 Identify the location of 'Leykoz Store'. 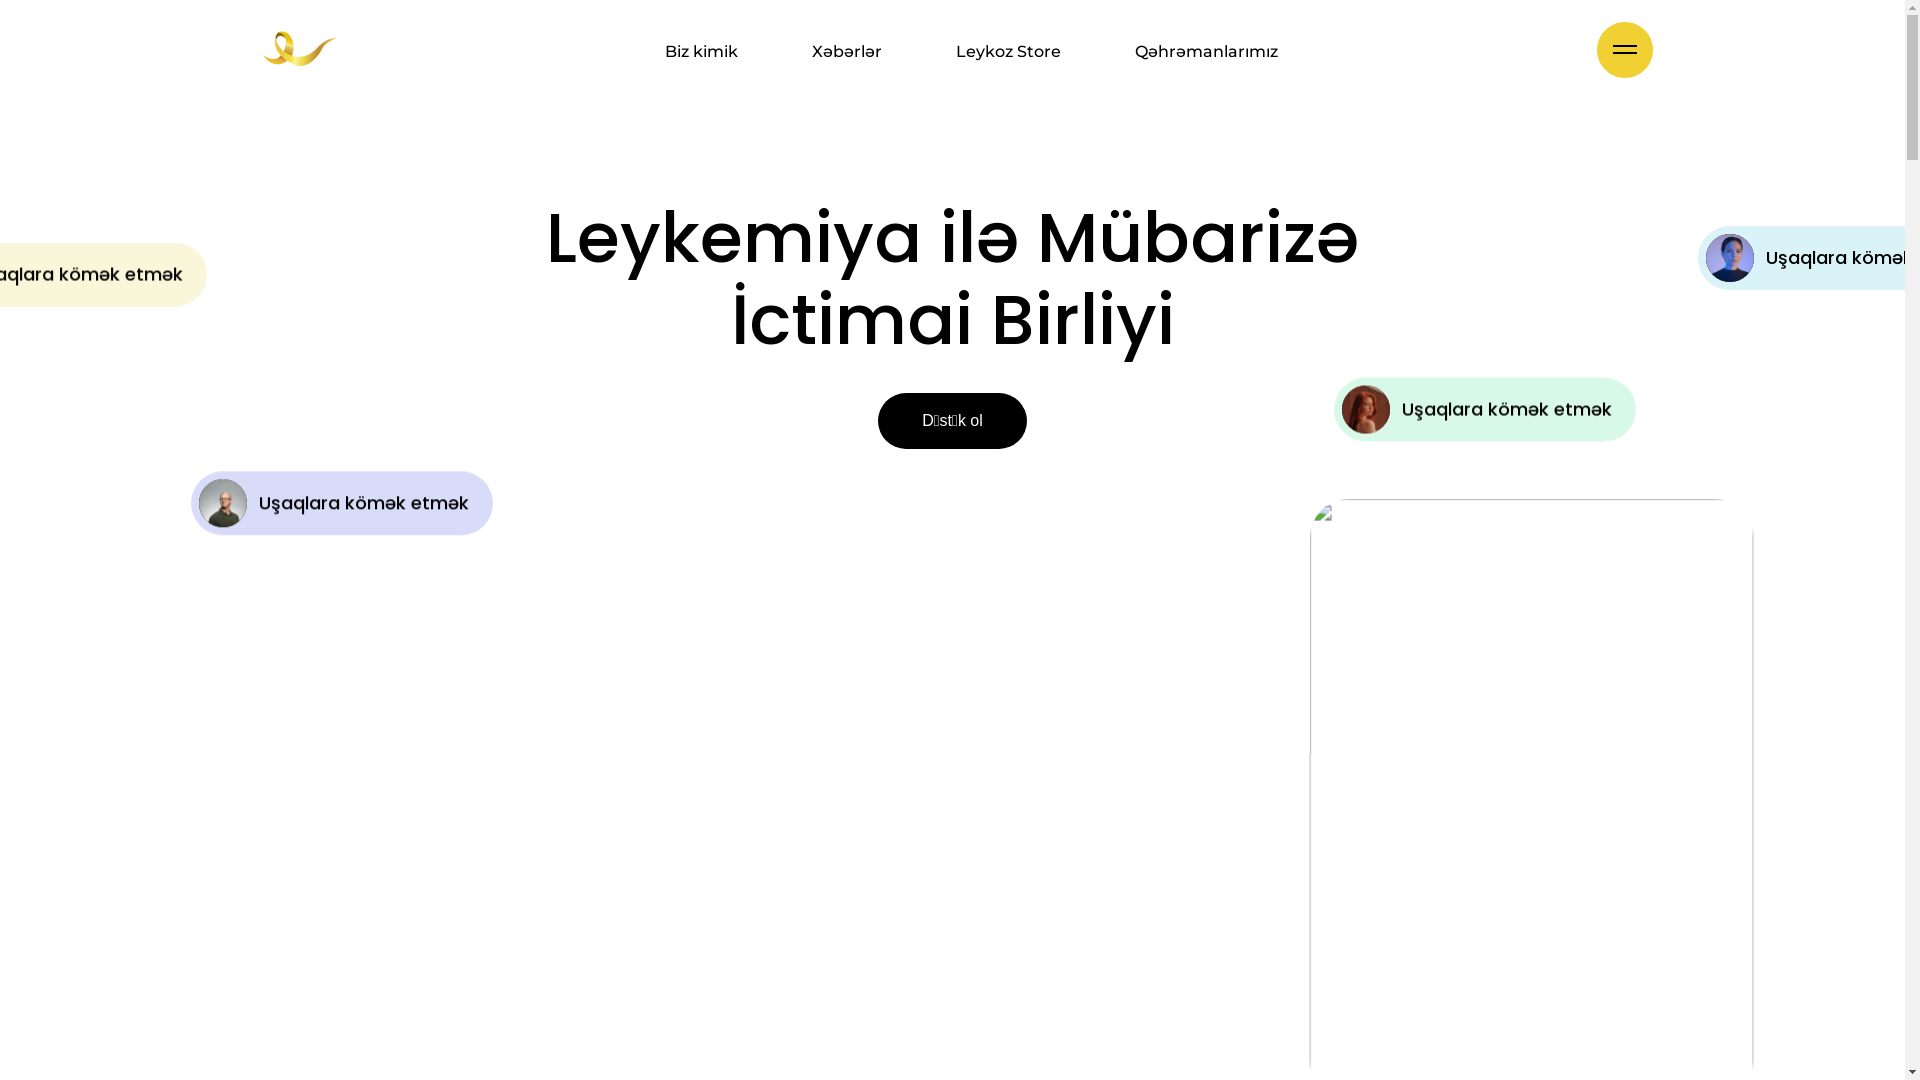
(1008, 50).